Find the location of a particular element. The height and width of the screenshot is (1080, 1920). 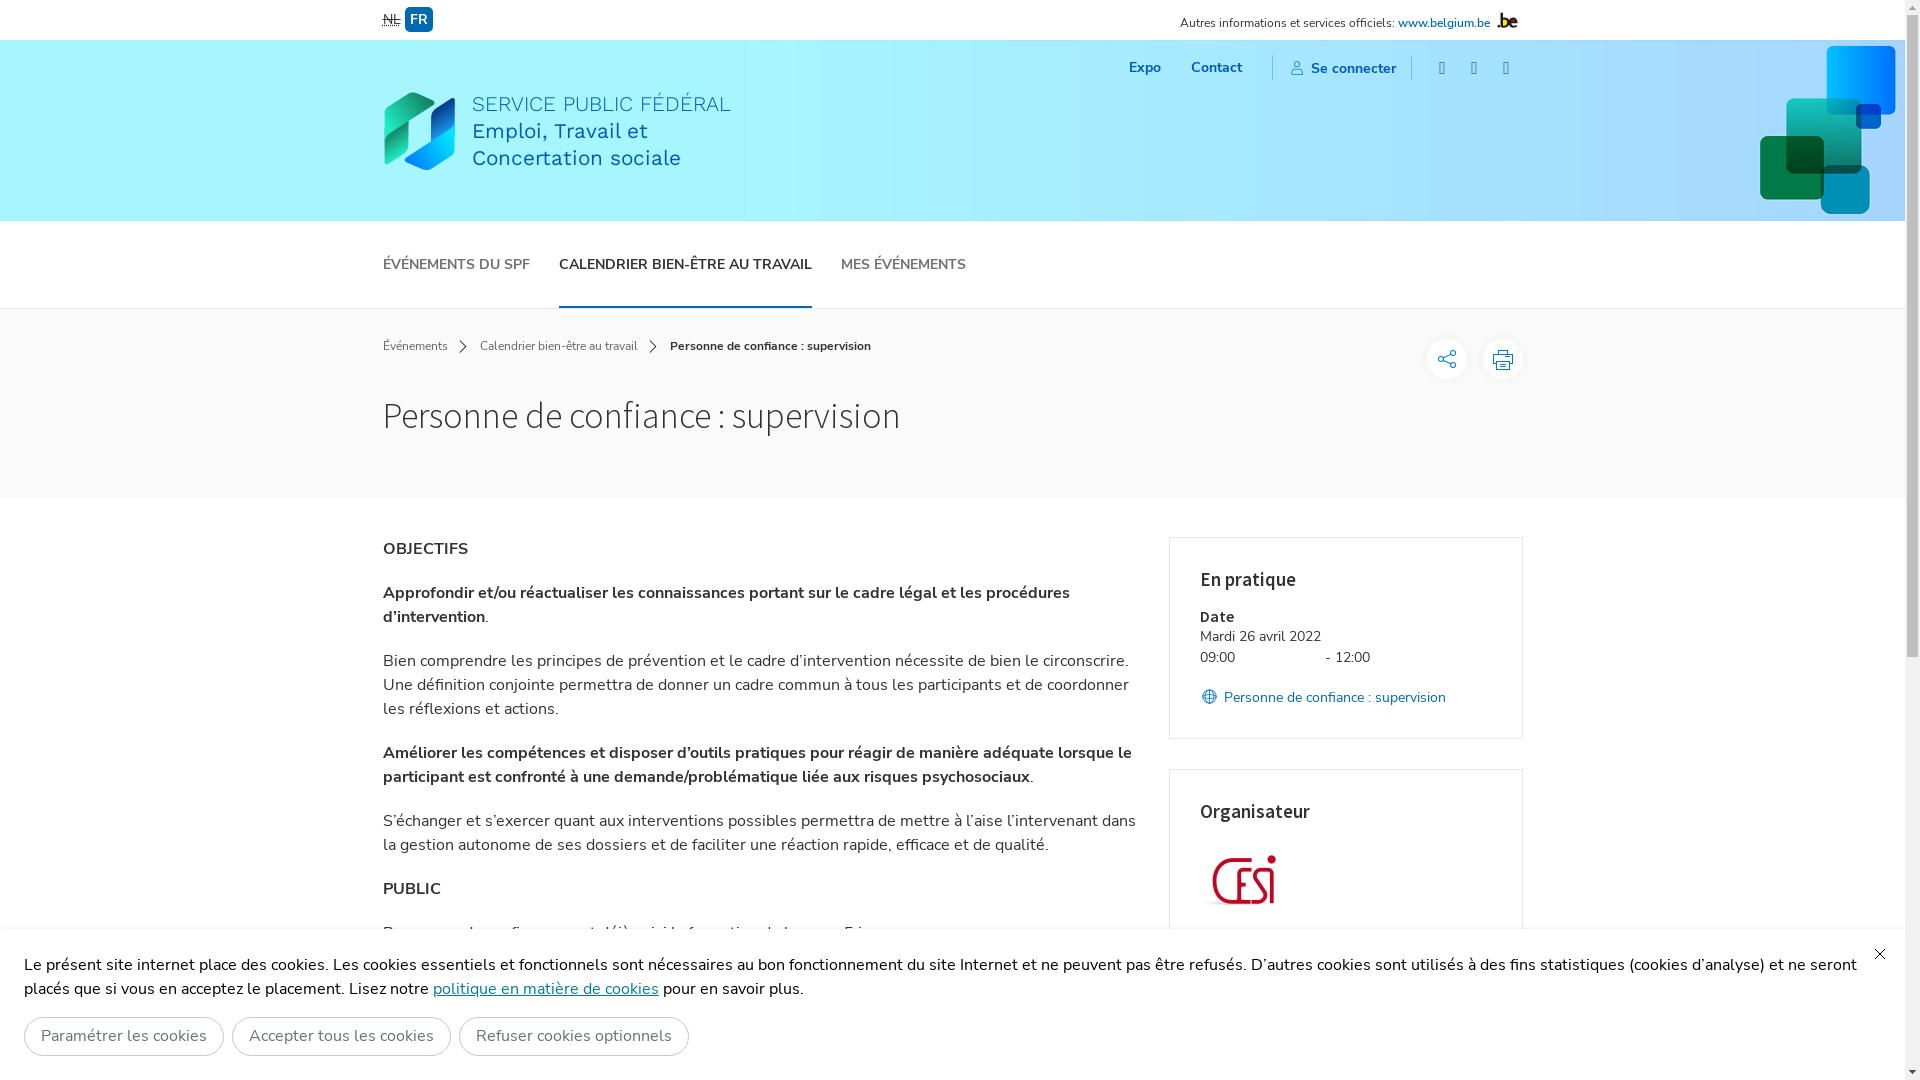

'Refuser cookies optionnels' is located at coordinates (573, 1035).